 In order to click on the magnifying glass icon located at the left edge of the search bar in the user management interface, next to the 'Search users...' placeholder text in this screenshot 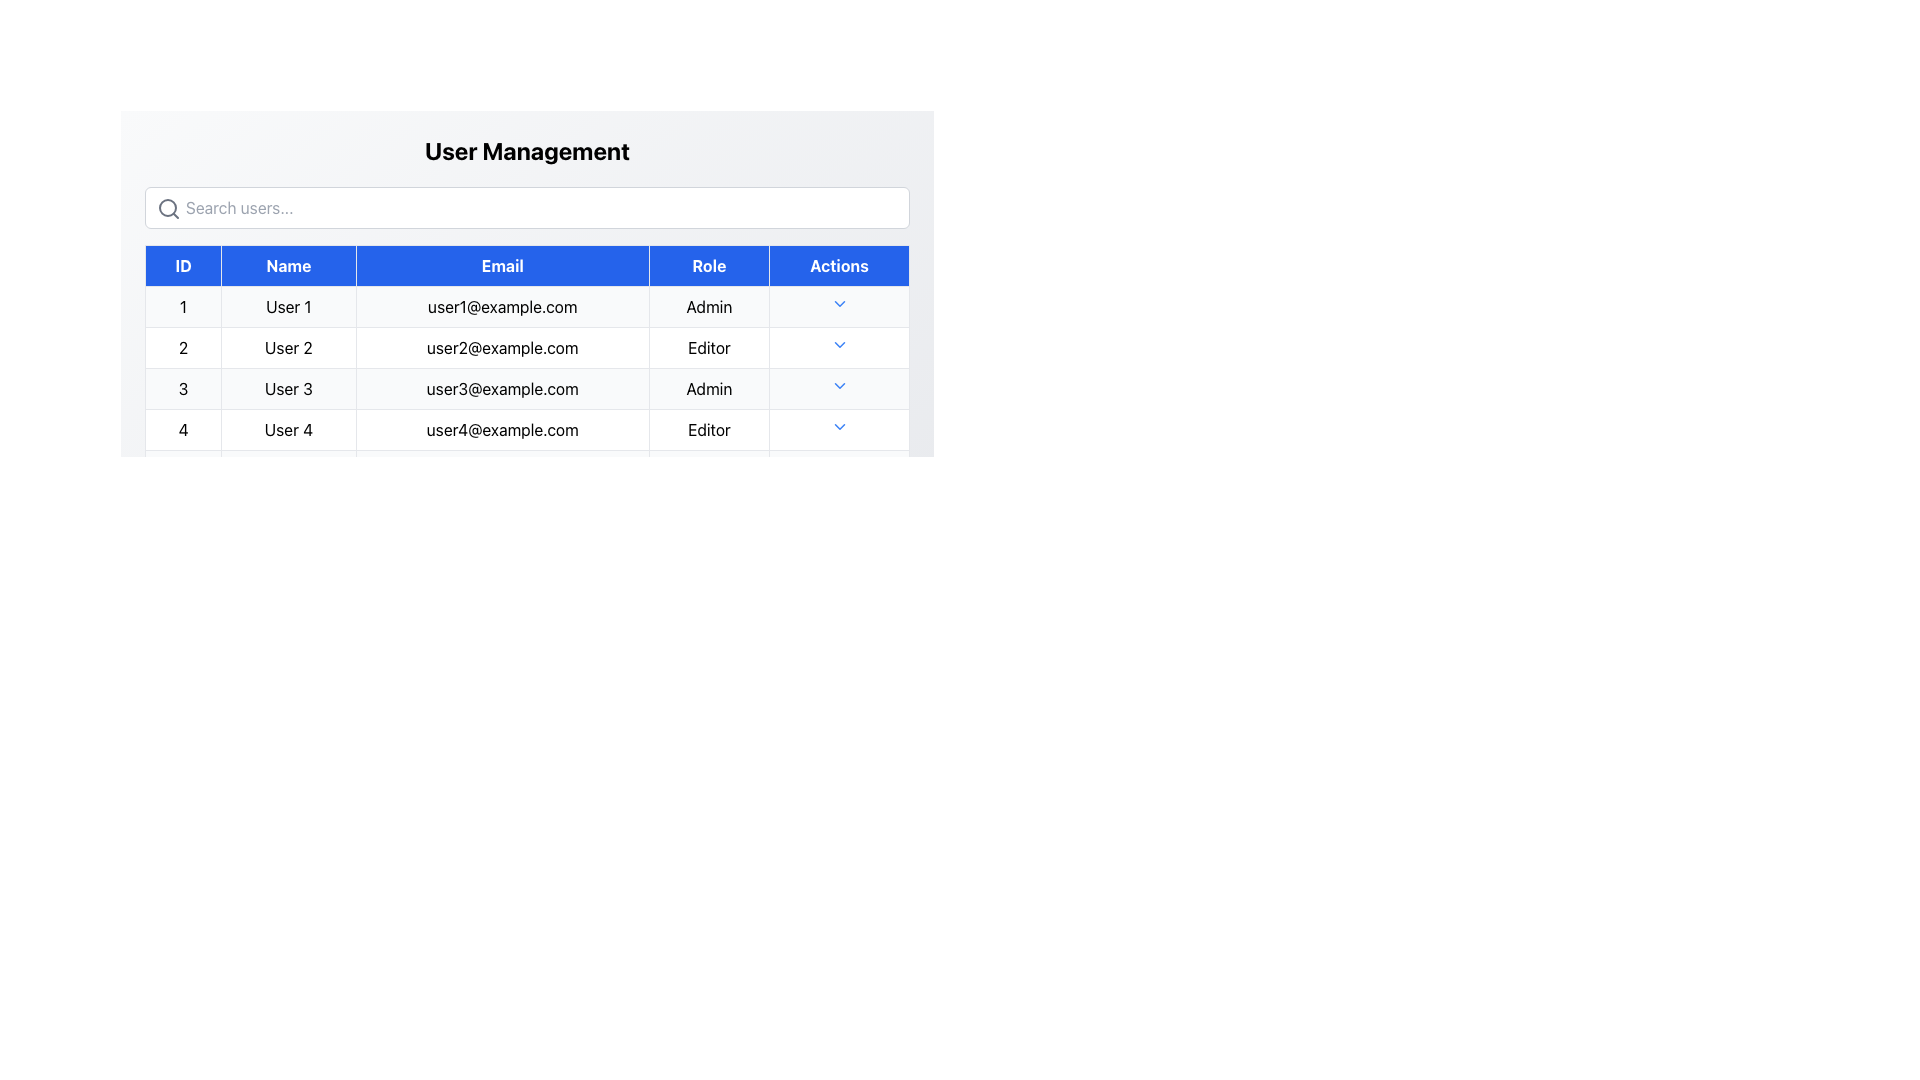, I will do `click(168, 208)`.